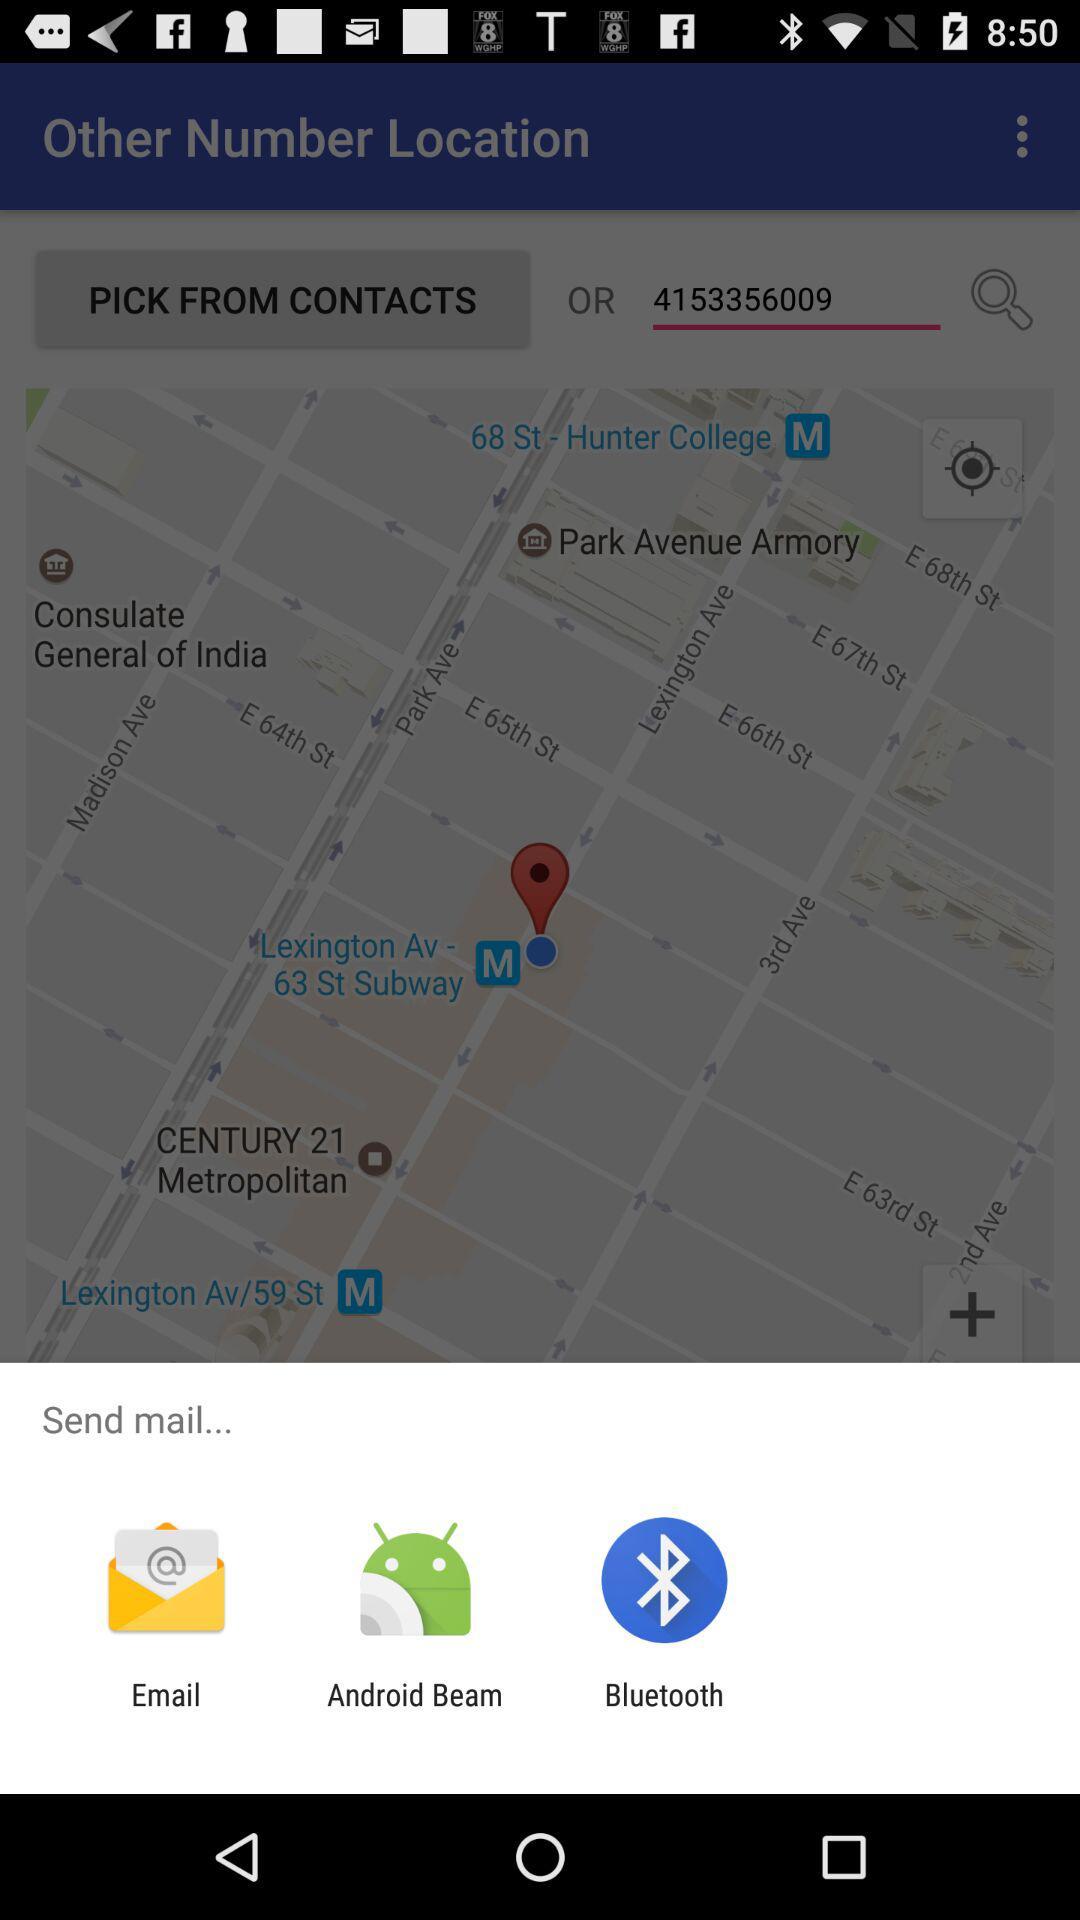 This screenshot has width=1080, height=1920. I want to click on icon to the right of android beam, so click(664, 1711).